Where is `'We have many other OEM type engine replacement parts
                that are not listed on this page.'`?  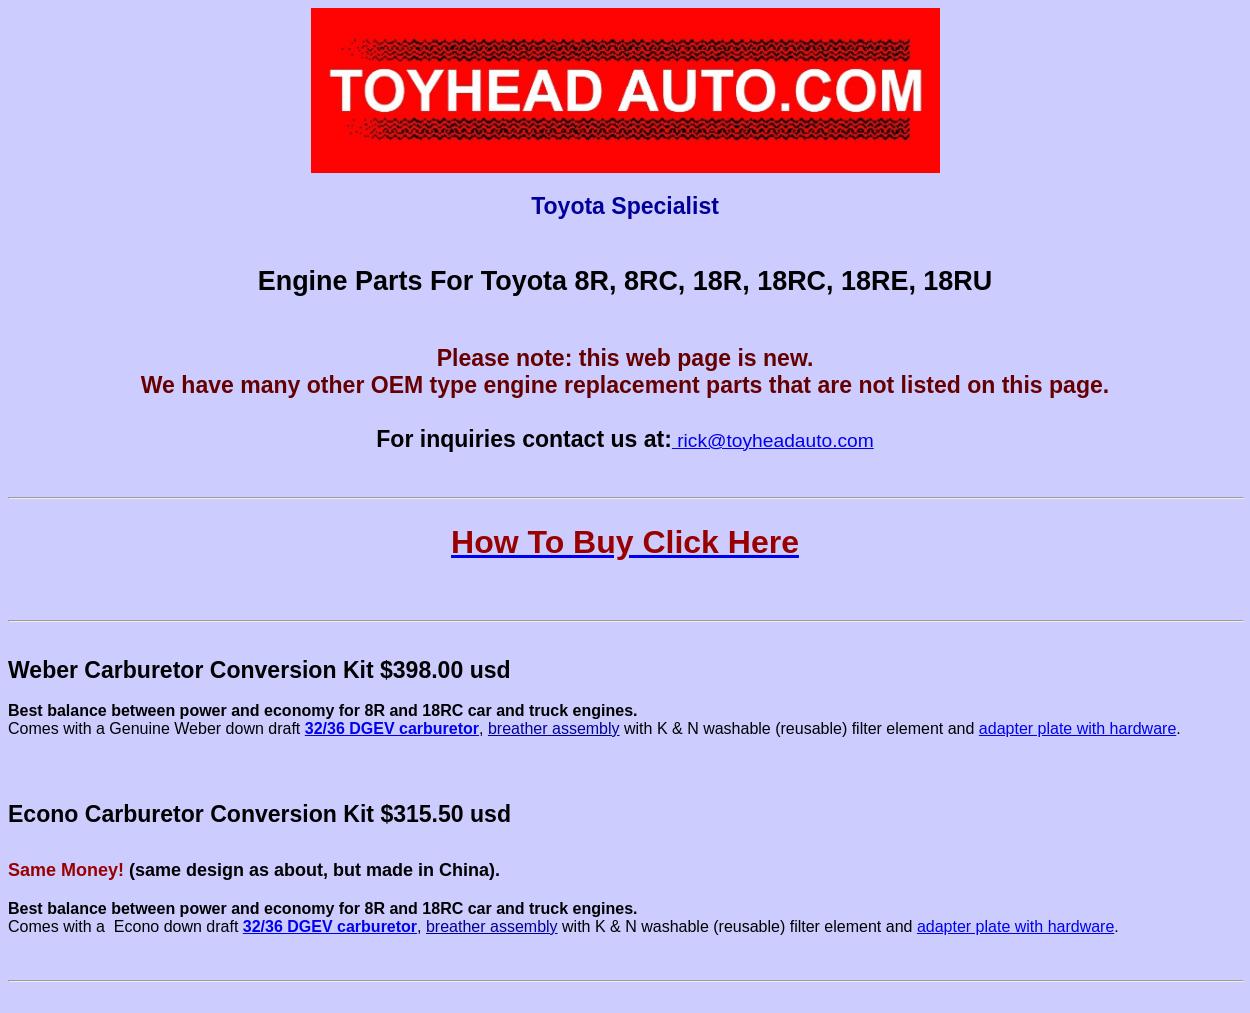
'We have many other OEM type engine replacement parts
                that are not listed on this page.' is located at coordinates (623, 385).